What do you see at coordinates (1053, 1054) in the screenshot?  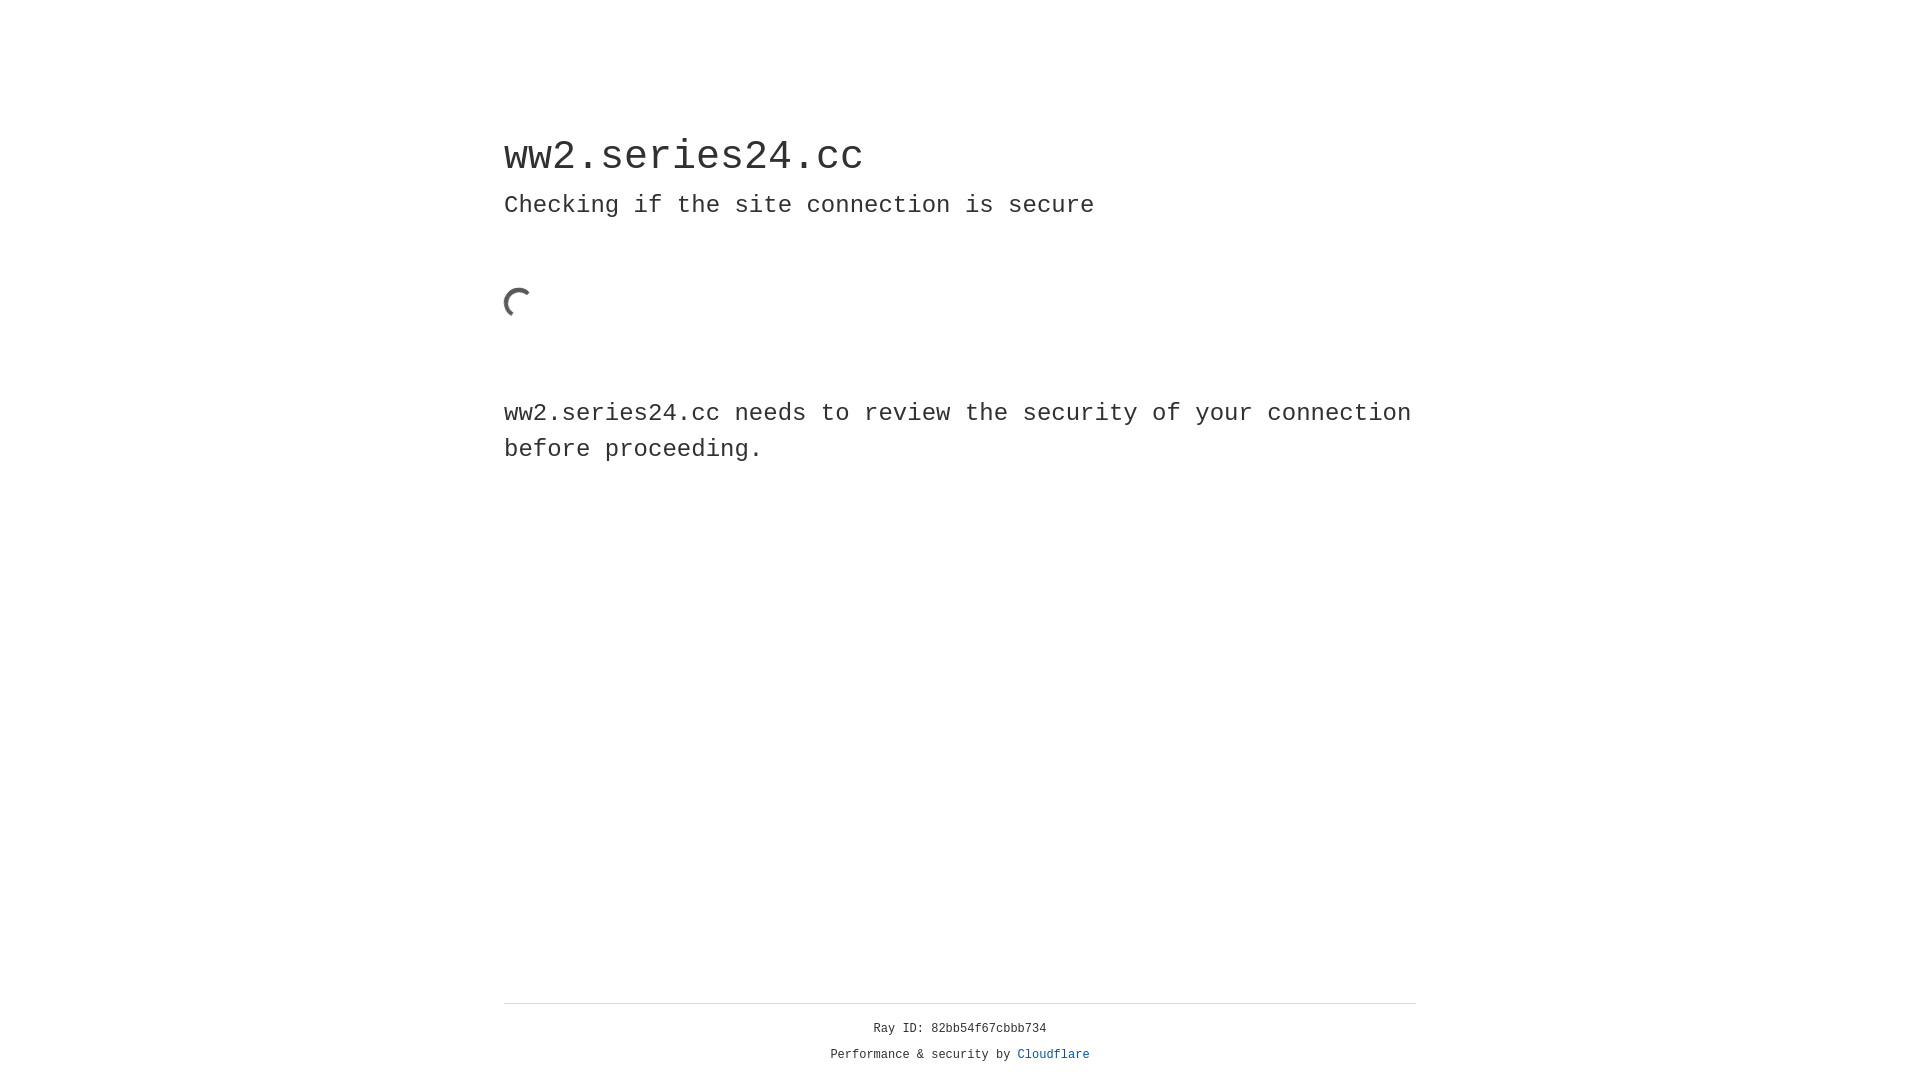 I see `'Cloudflare'` at bounding box center [1053, 1054].